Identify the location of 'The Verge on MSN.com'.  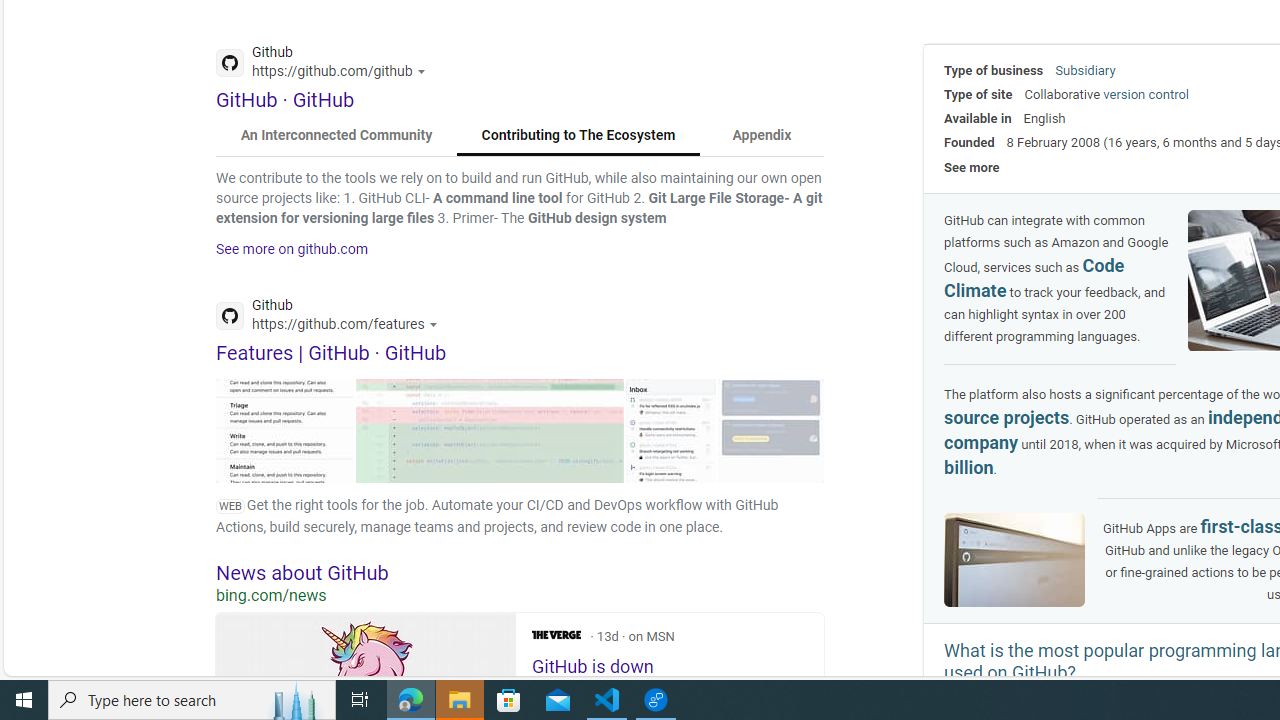
(556, 635).